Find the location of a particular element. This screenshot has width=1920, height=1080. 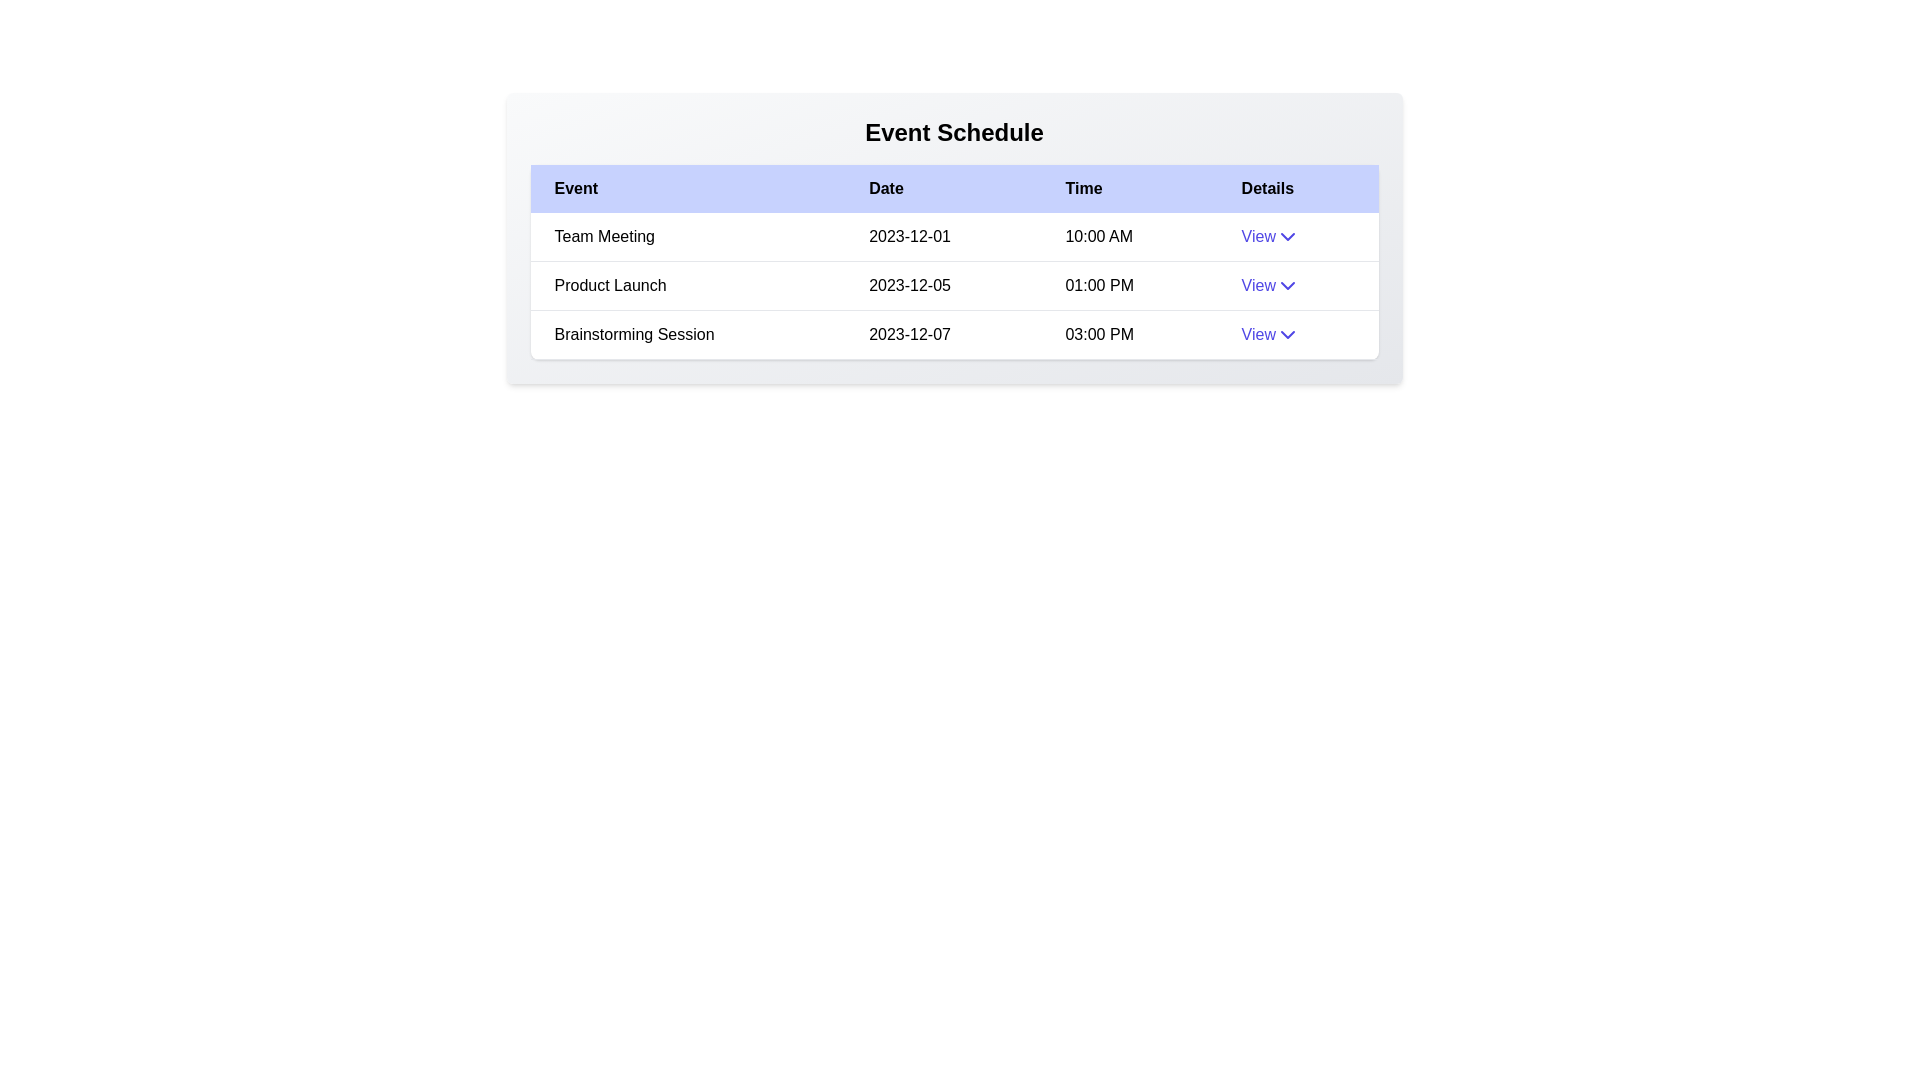

the column header labeled 'Time' to sort the table by that column is located at coordinates (1129, 189).